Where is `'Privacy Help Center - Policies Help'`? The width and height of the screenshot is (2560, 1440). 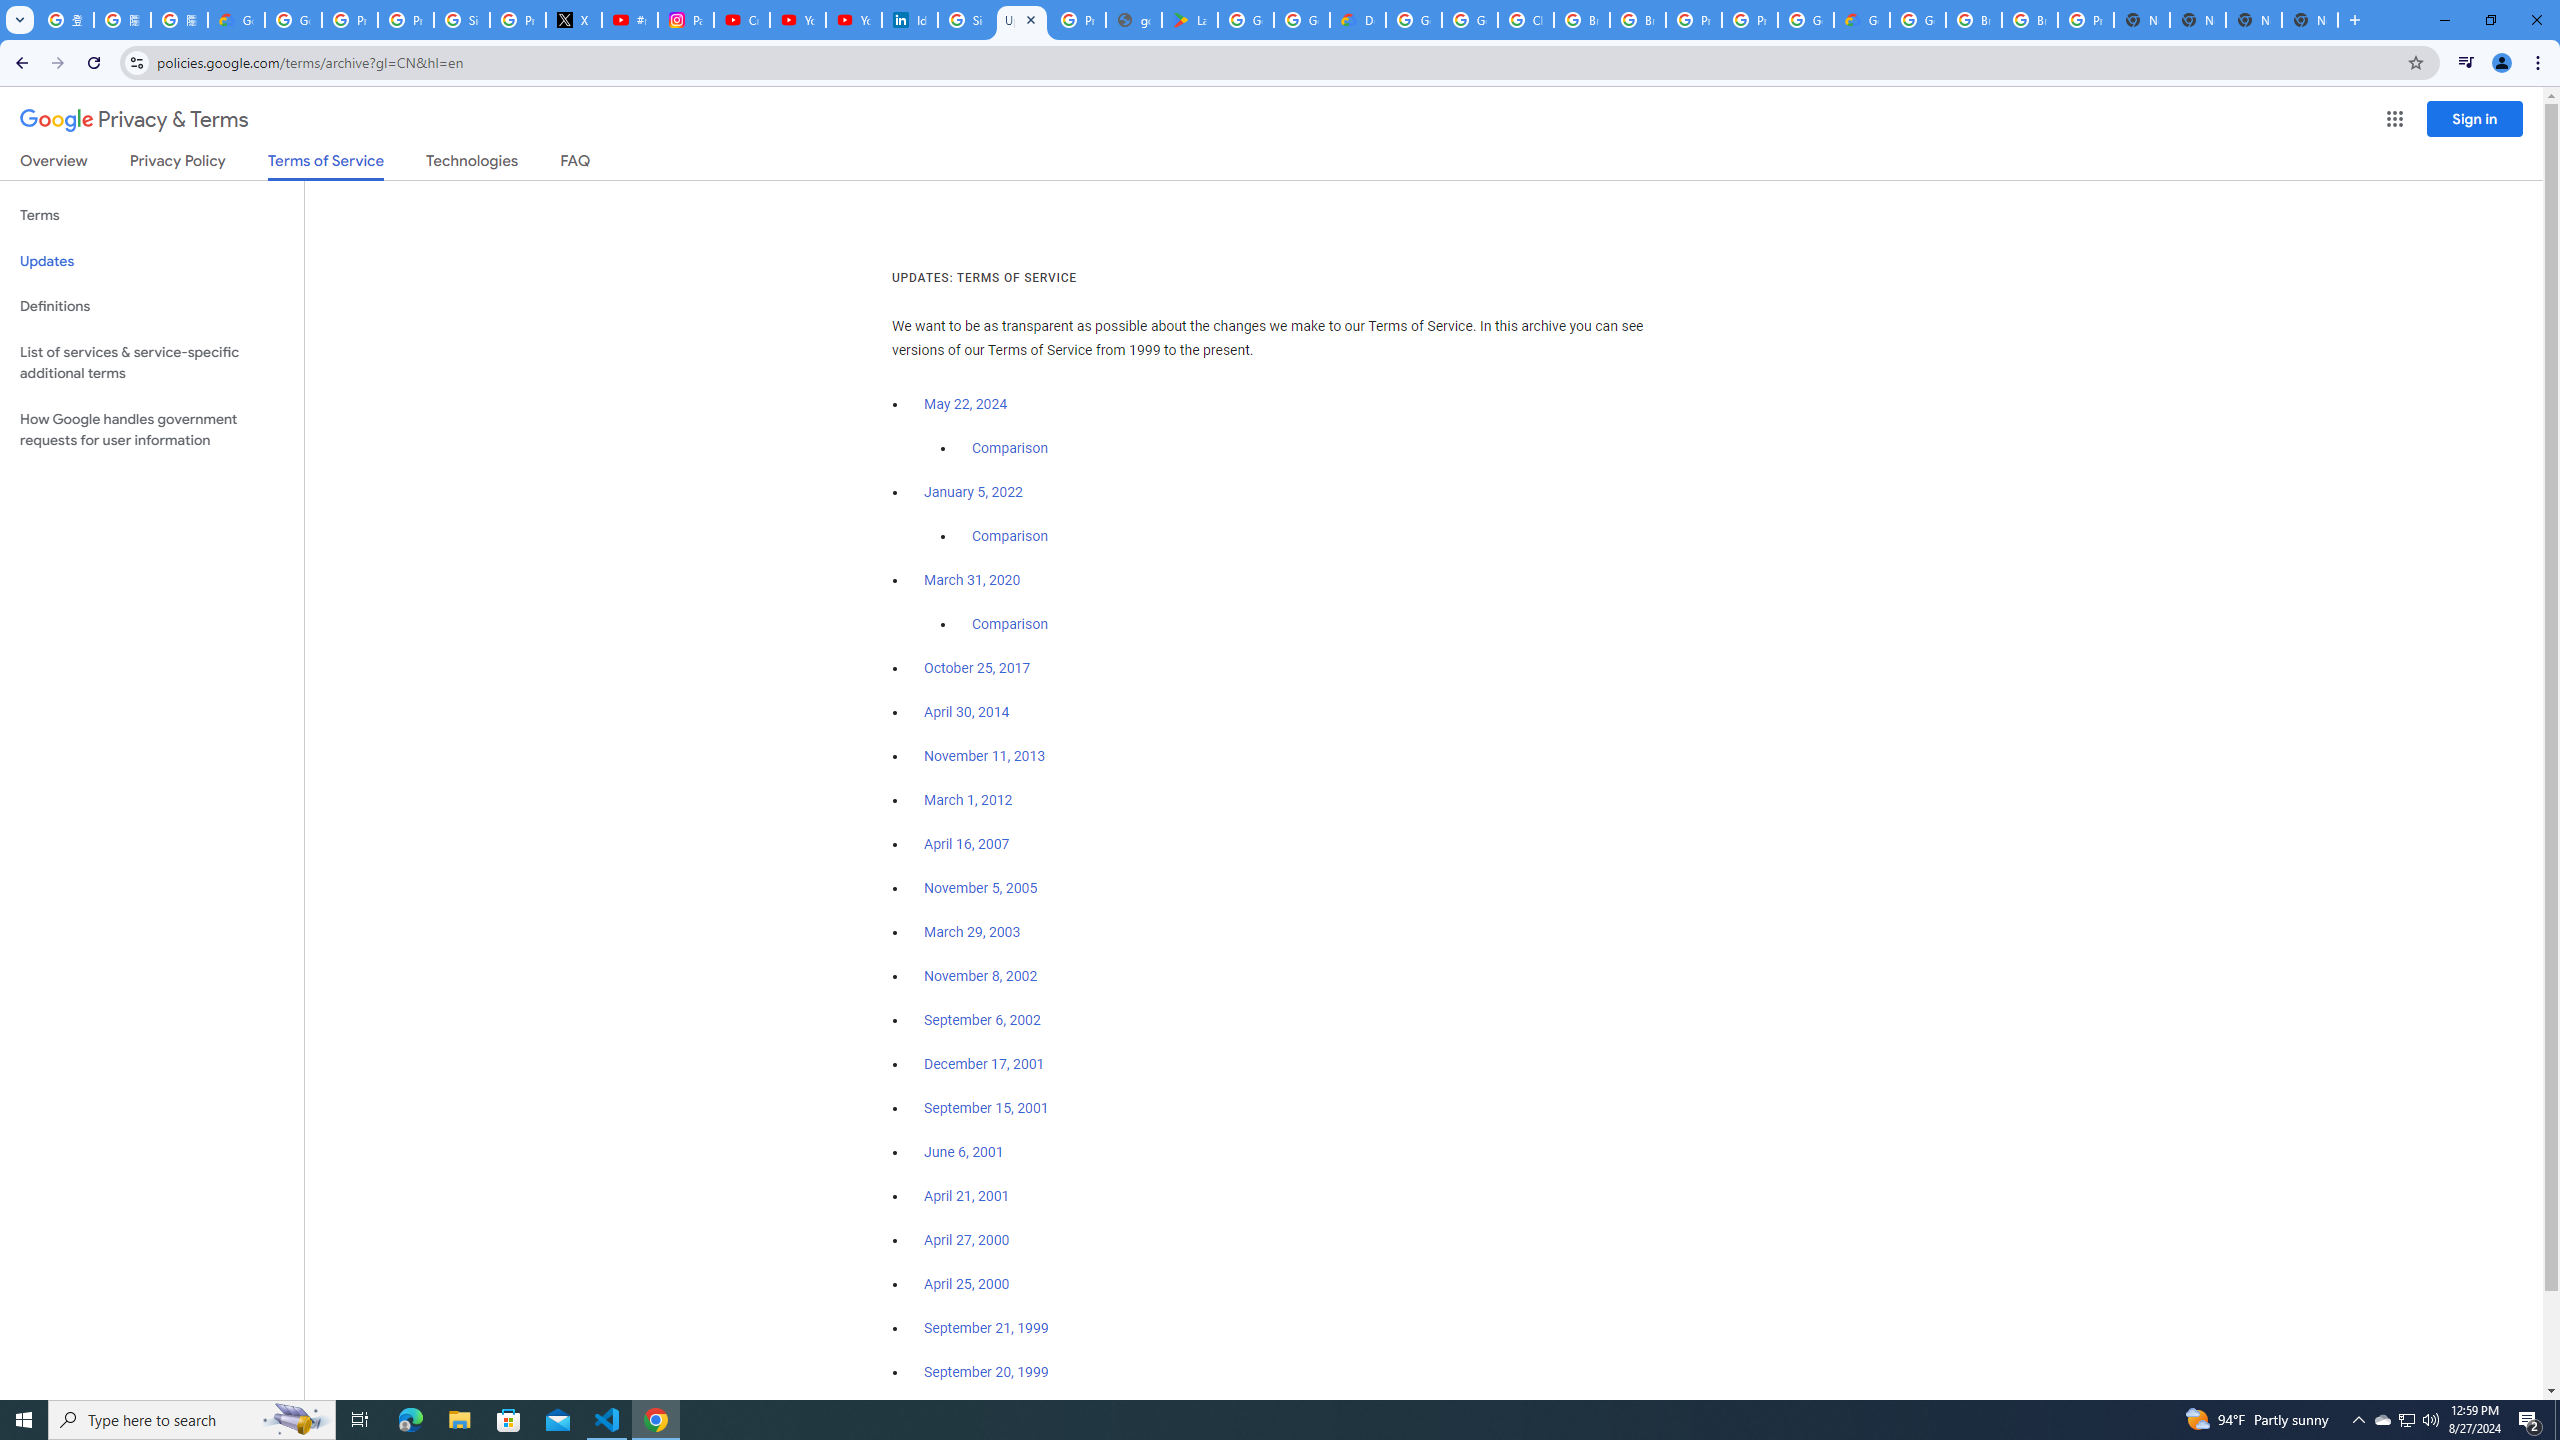 'Privacy Help Center - Policies Help' is located at coordinates (404, 19).